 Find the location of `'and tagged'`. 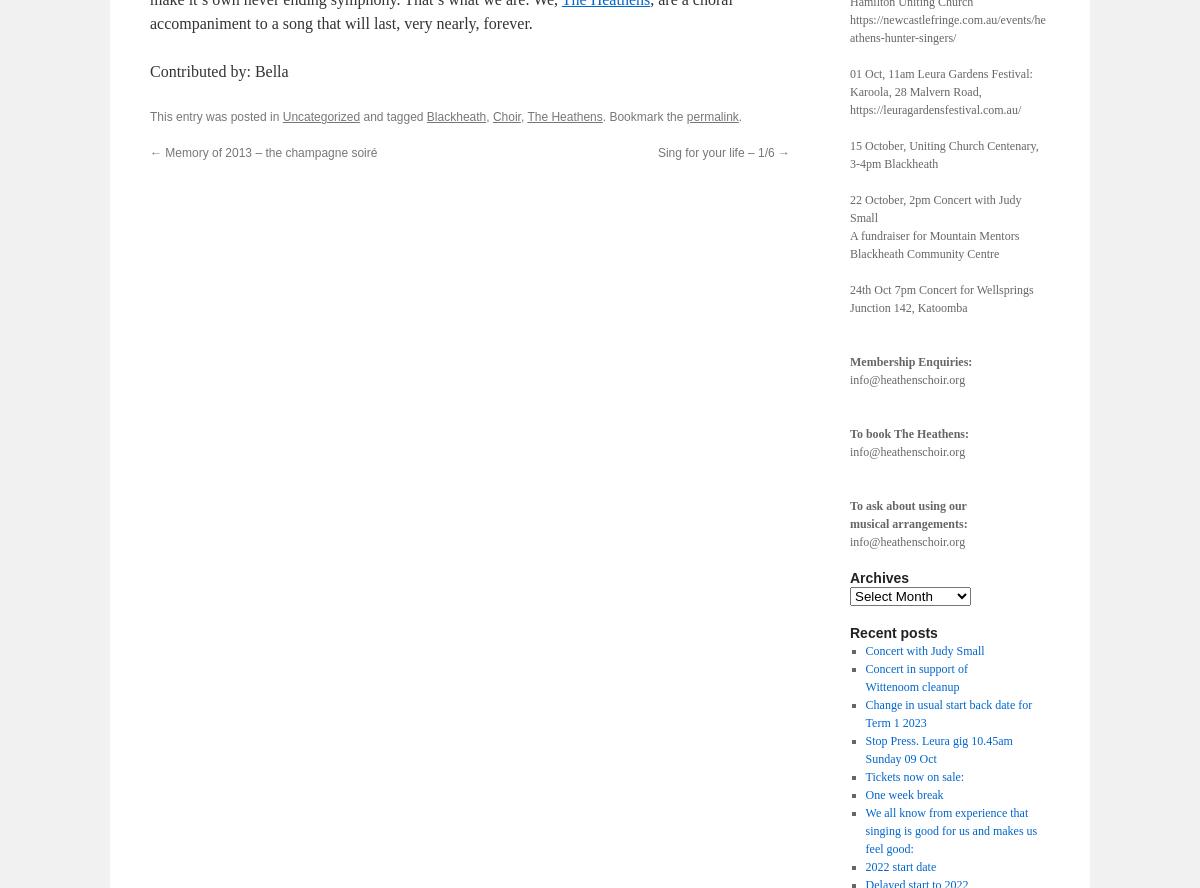

'and tagged' is located at coordinates (393, 117).